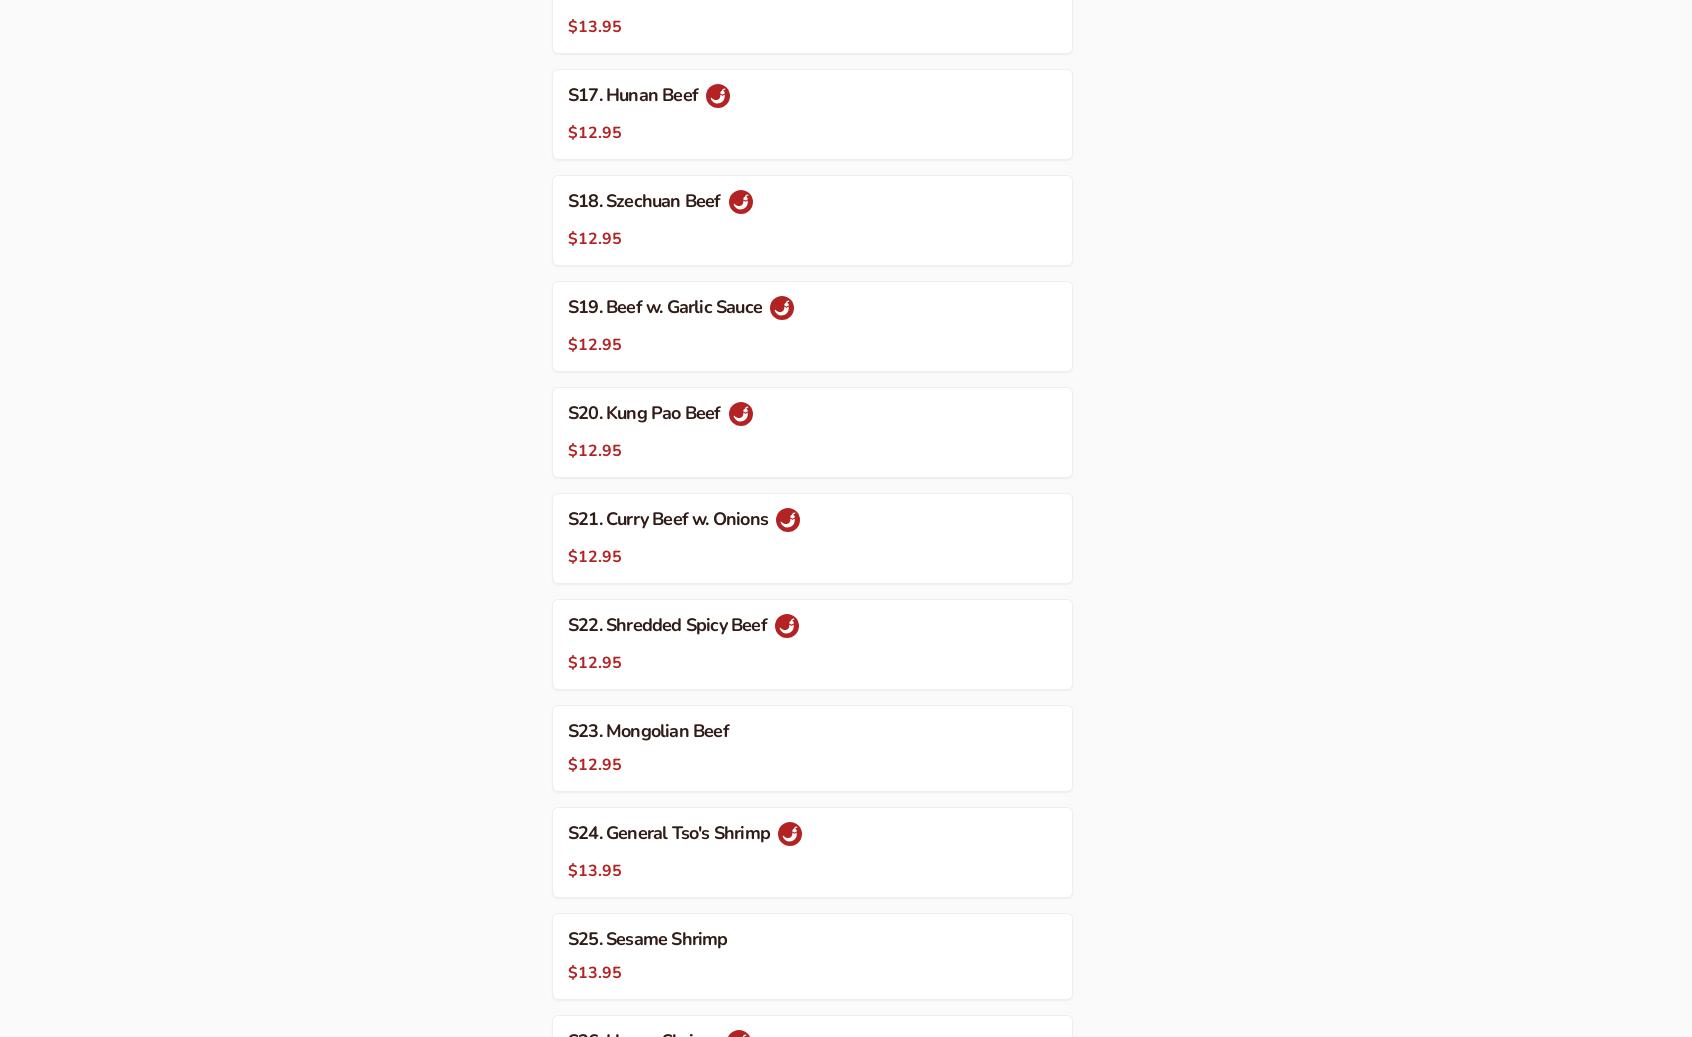 The width and height of the screenshot is (1692, 1037). I want to click on 'S17.  Hunan Beef', so click(634, 92).